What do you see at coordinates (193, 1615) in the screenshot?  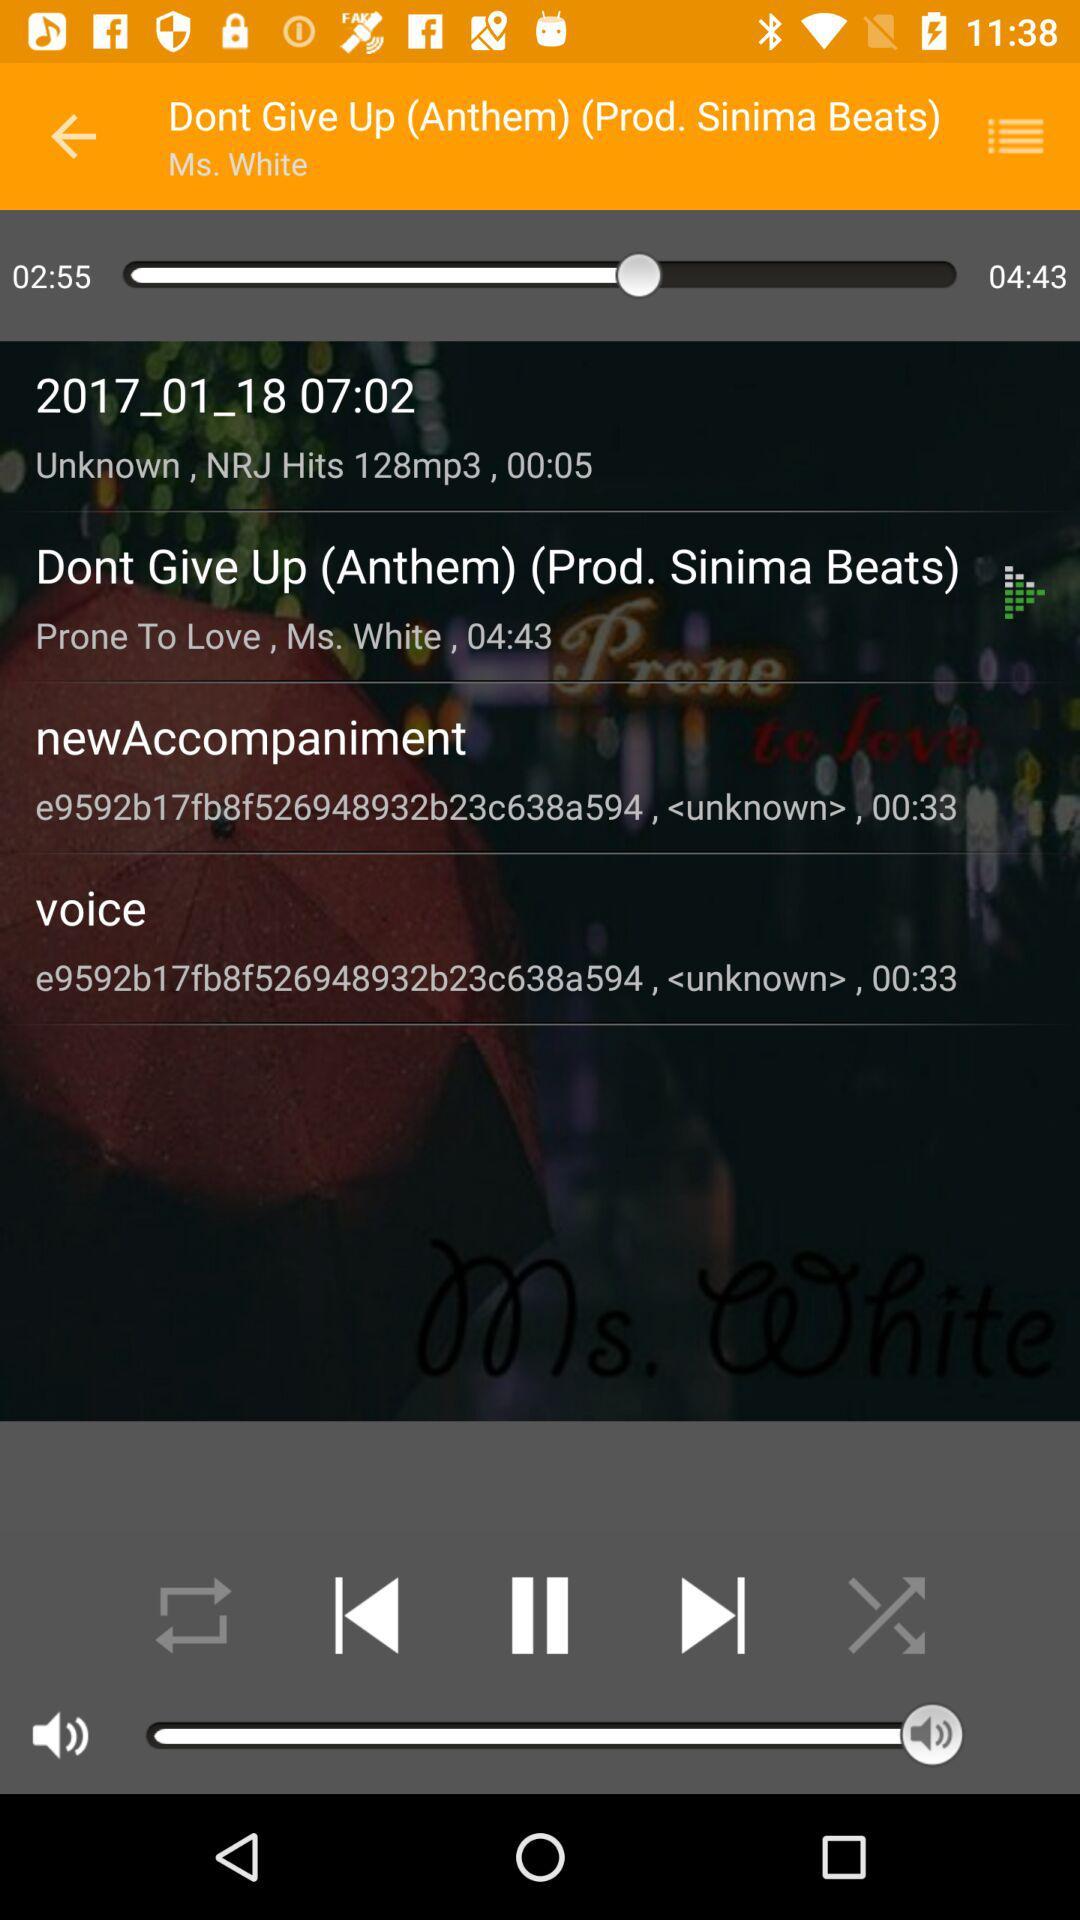 I see `in loop` at bounding box center [193, 1615].